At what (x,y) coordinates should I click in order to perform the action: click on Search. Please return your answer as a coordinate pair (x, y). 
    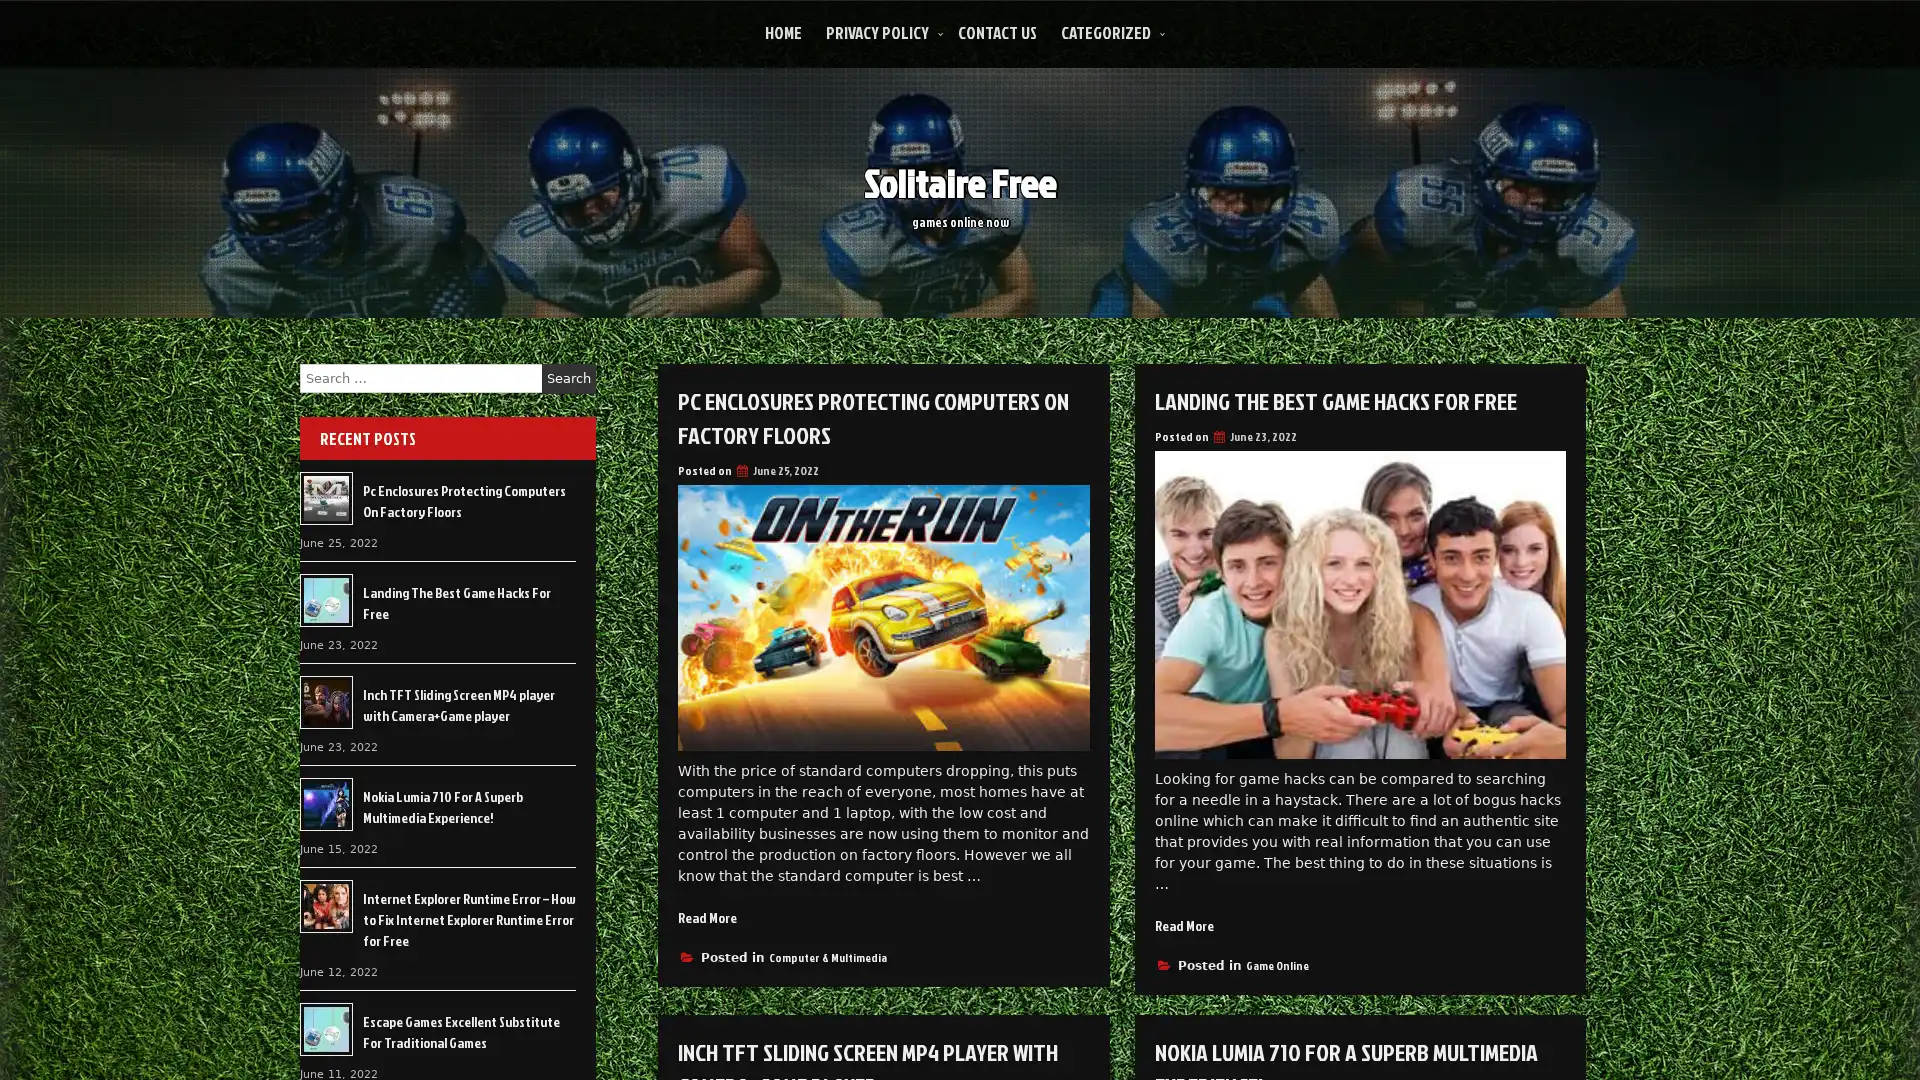
    Looking at the image, I should click on (568, 378).